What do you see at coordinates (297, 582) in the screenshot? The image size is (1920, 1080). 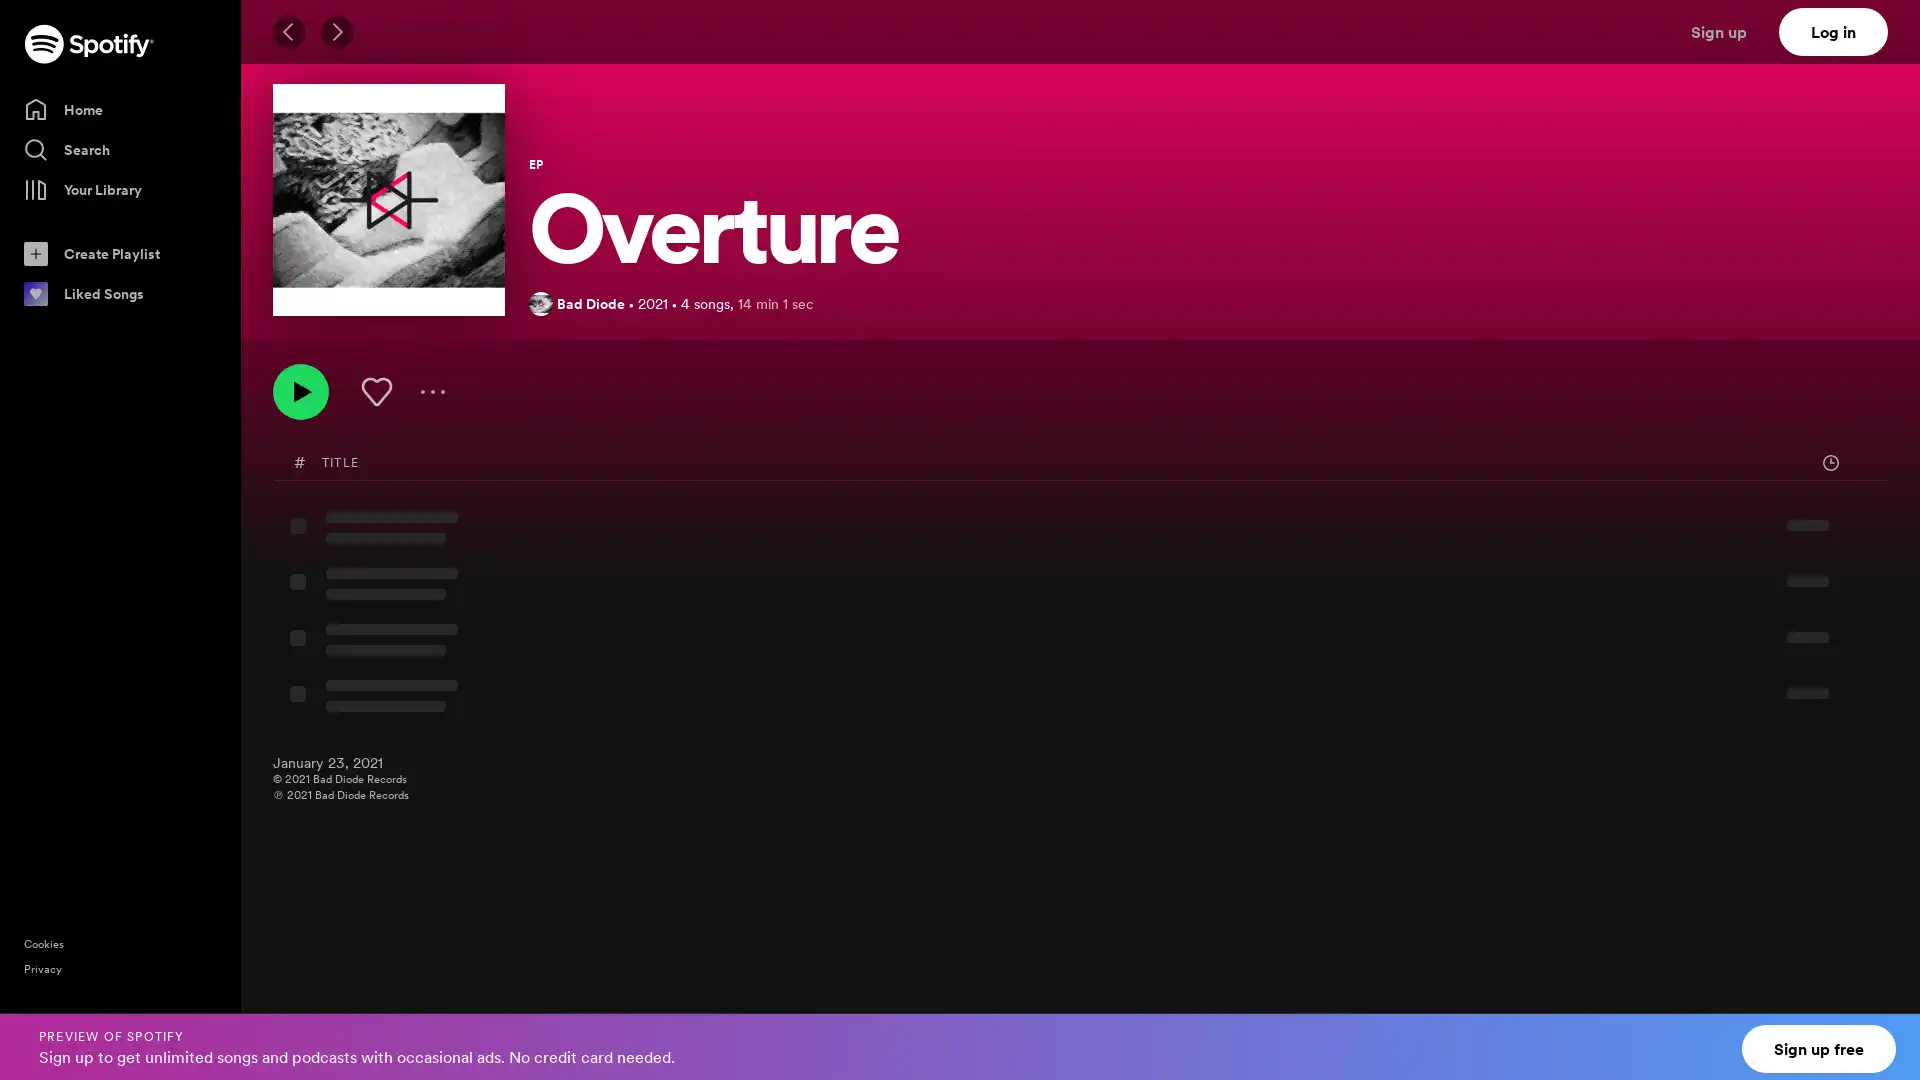 I see `Play In the Vault by Bad Diode` at bounding box center [297, 582].